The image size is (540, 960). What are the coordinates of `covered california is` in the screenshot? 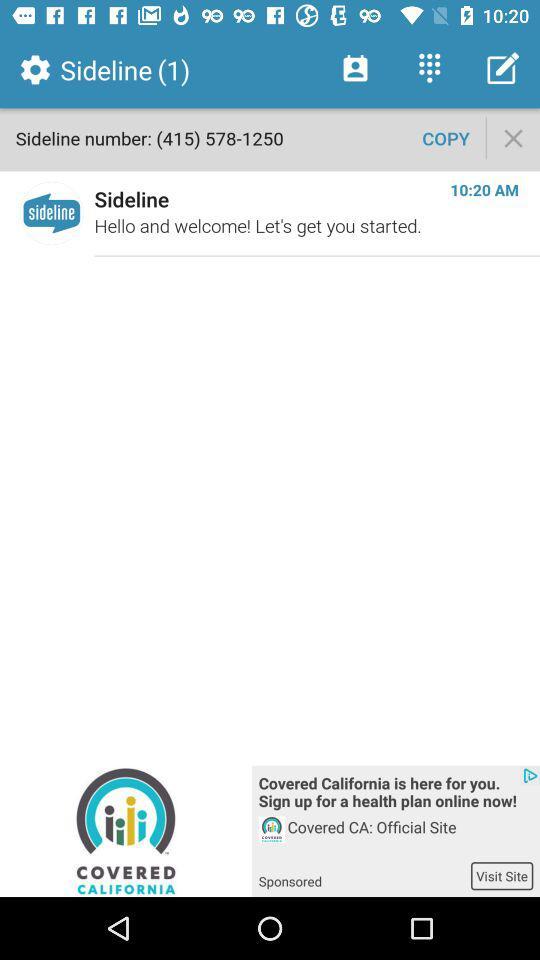 It's located at (395, 794).